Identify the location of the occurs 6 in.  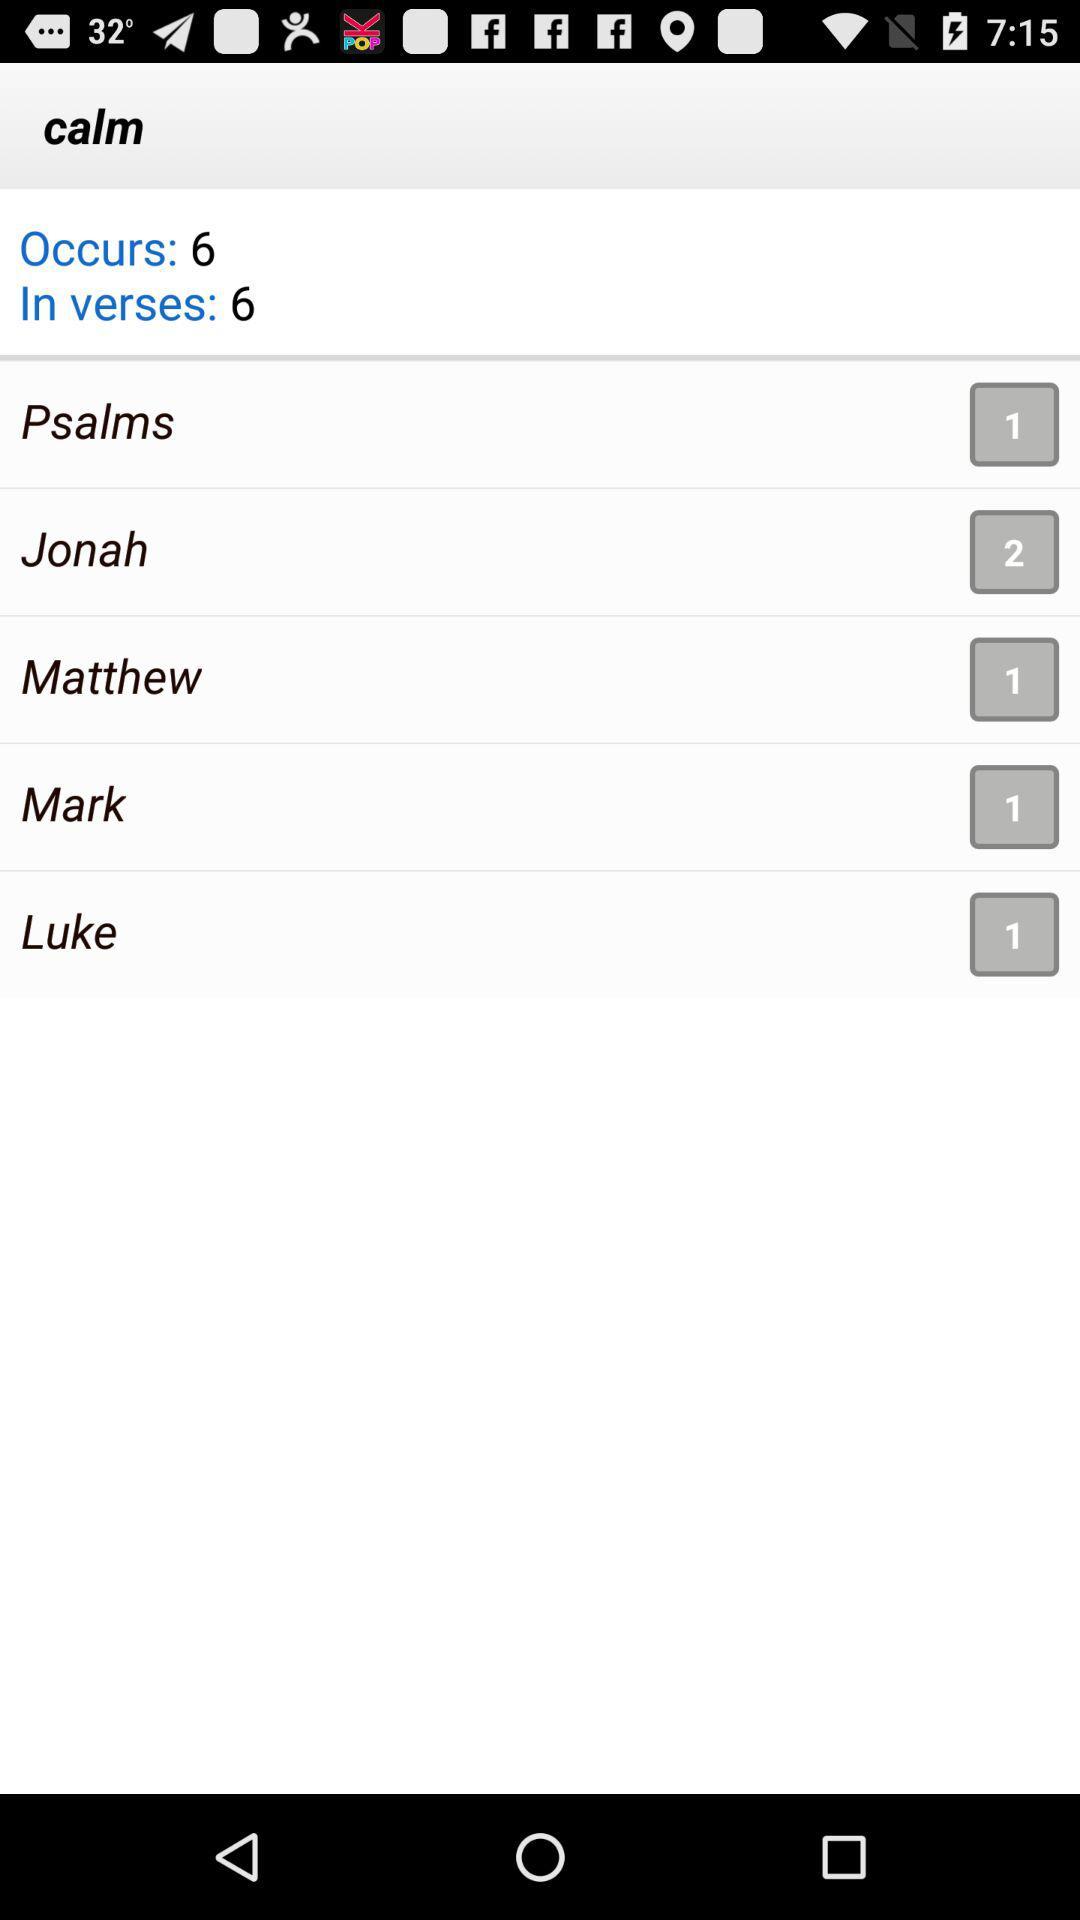
(136, 286).